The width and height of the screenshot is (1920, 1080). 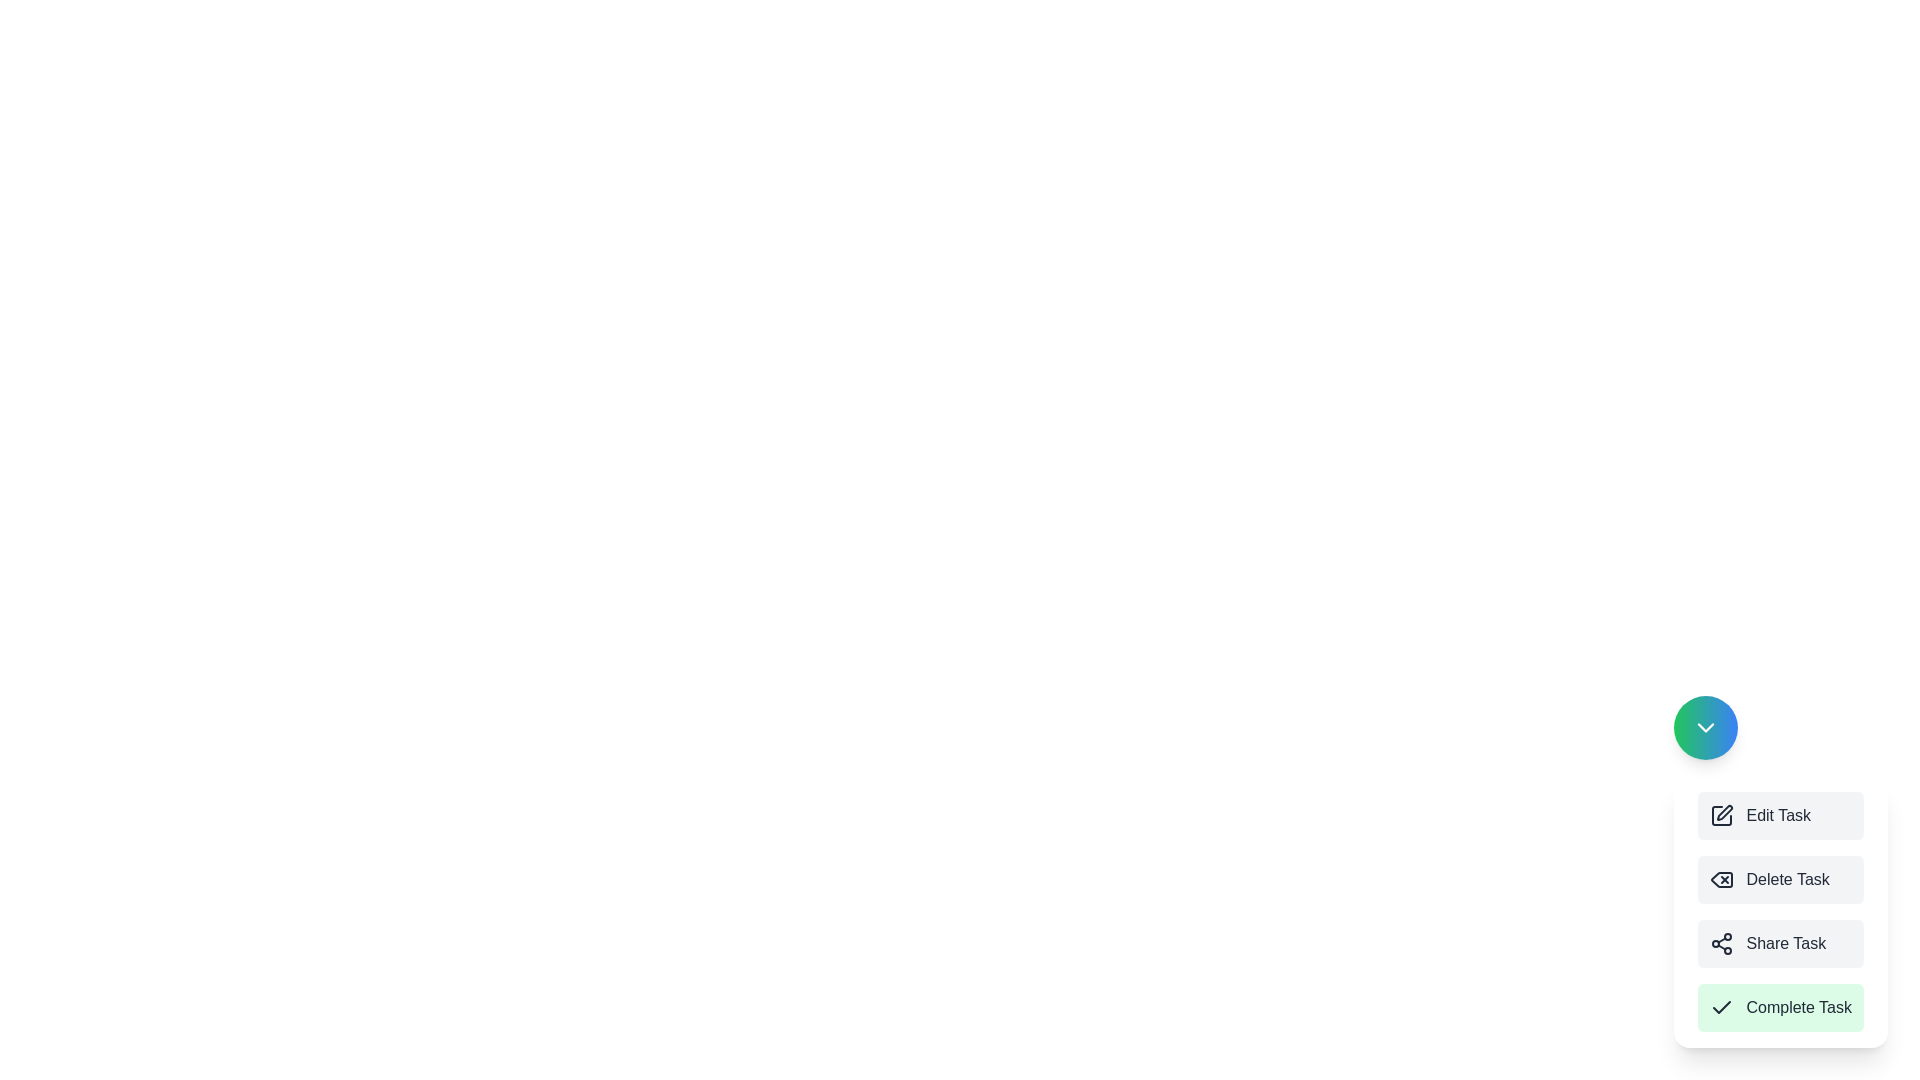 I want to click on the button labeled Edit Task to observe the hover effect, so click(x=1781, y=816).